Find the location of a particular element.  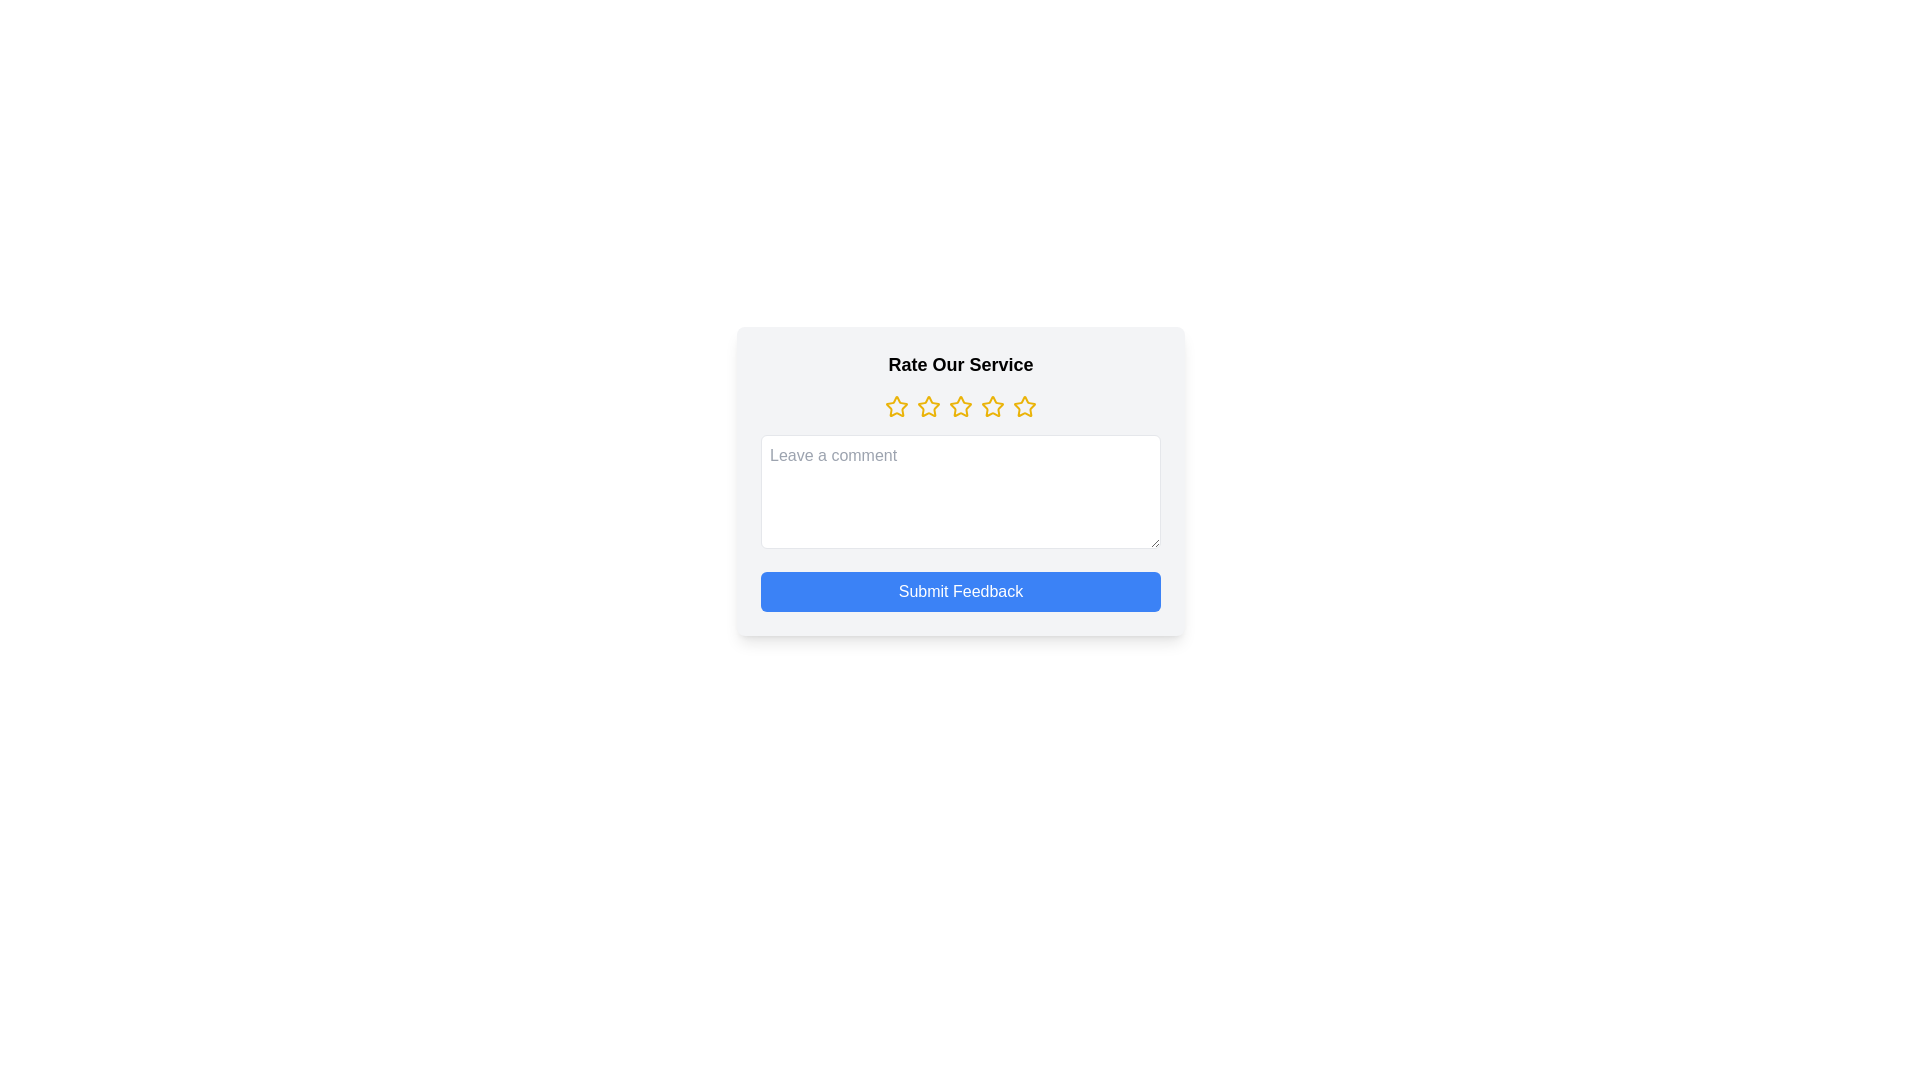

the fifth rating star in the series of five stars is located at coordinates (1025, 405).